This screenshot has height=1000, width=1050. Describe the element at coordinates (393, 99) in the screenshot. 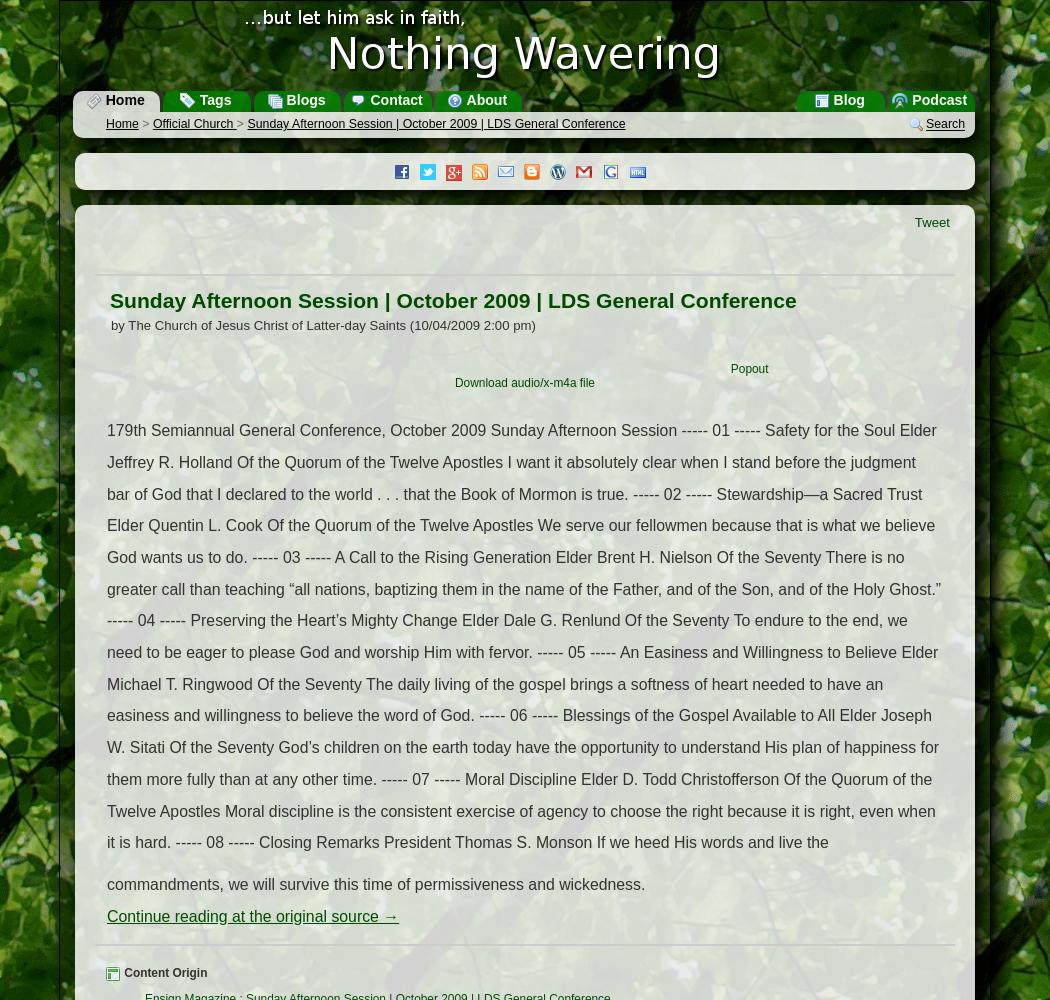

I see `'Contact'` at that location.